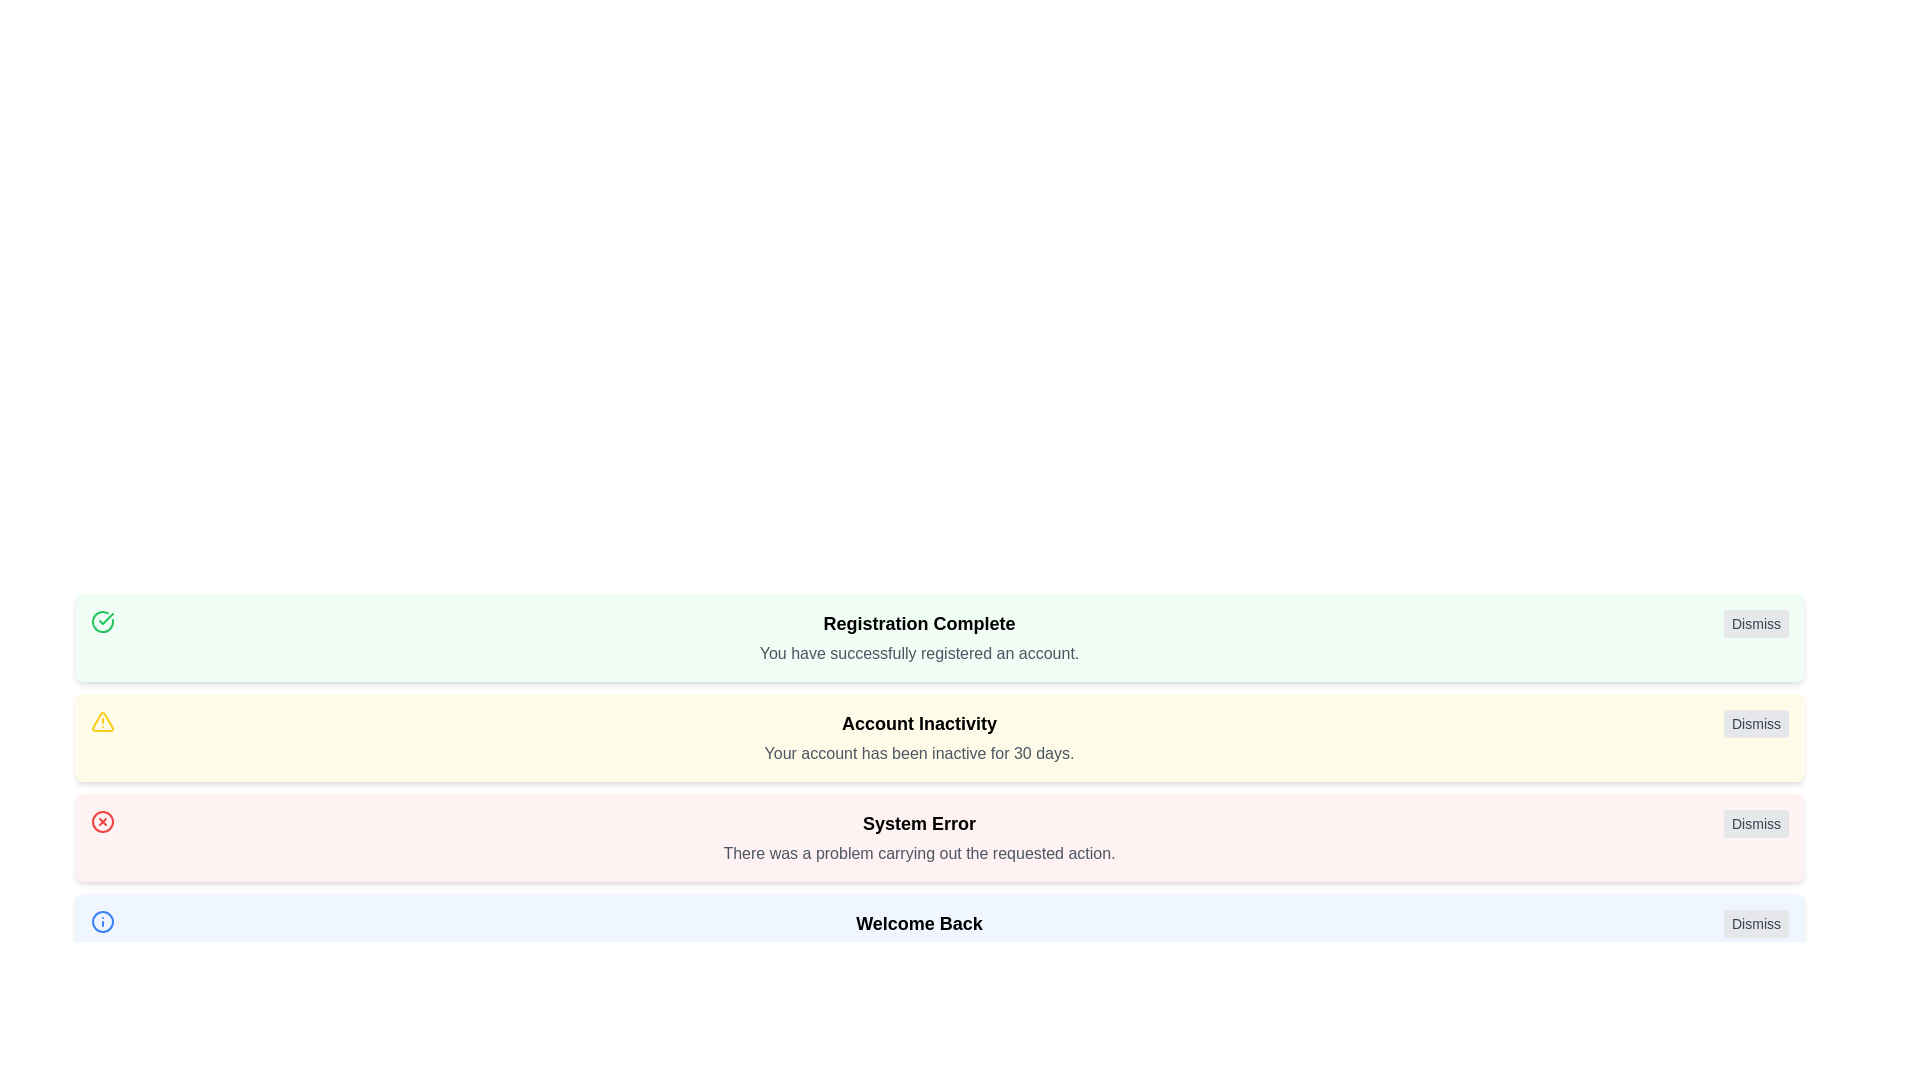 This screenshot has width=1920, height=1080. Describe the element at coordinates (101, 620) in the screenshot. I see `the success icon located in the top-left corner of the 'Registration Complete' notification box` at that location.